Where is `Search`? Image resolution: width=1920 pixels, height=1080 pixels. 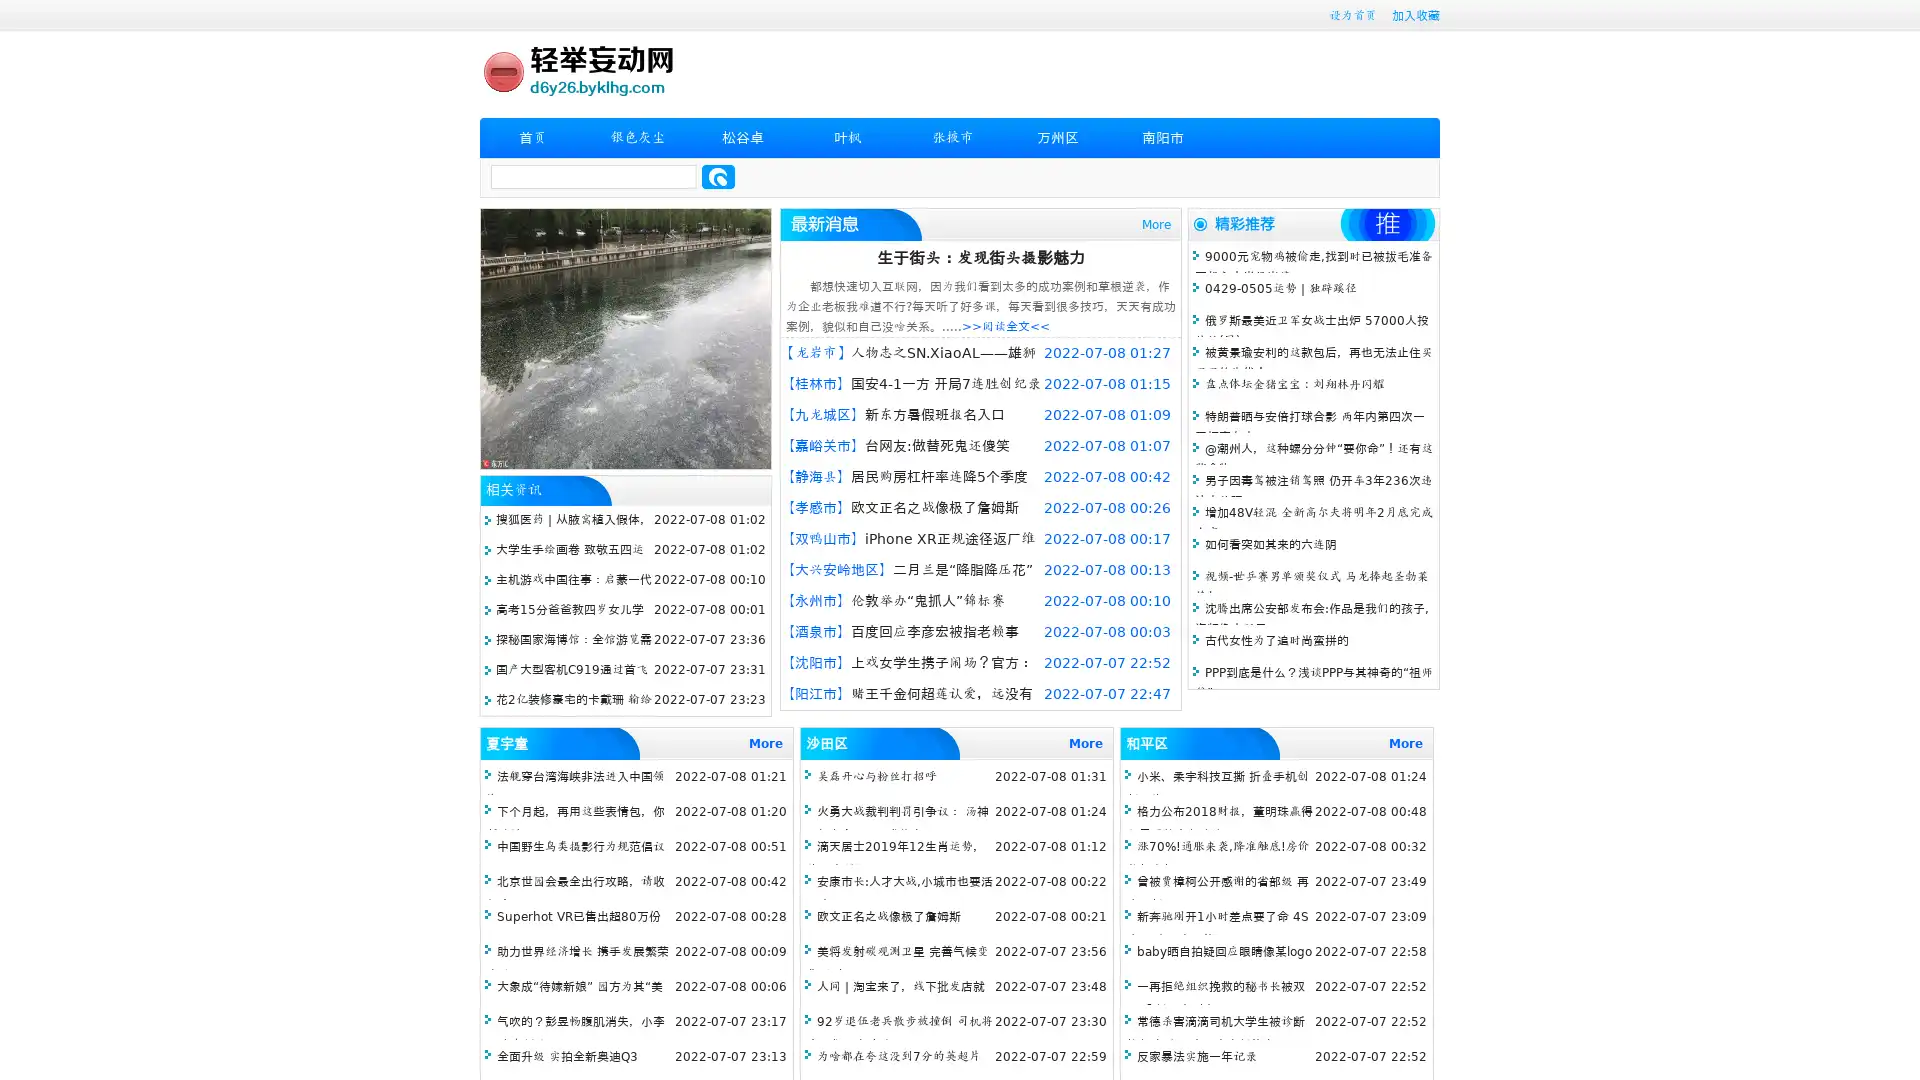 Search is located at coordinates (718, 176).